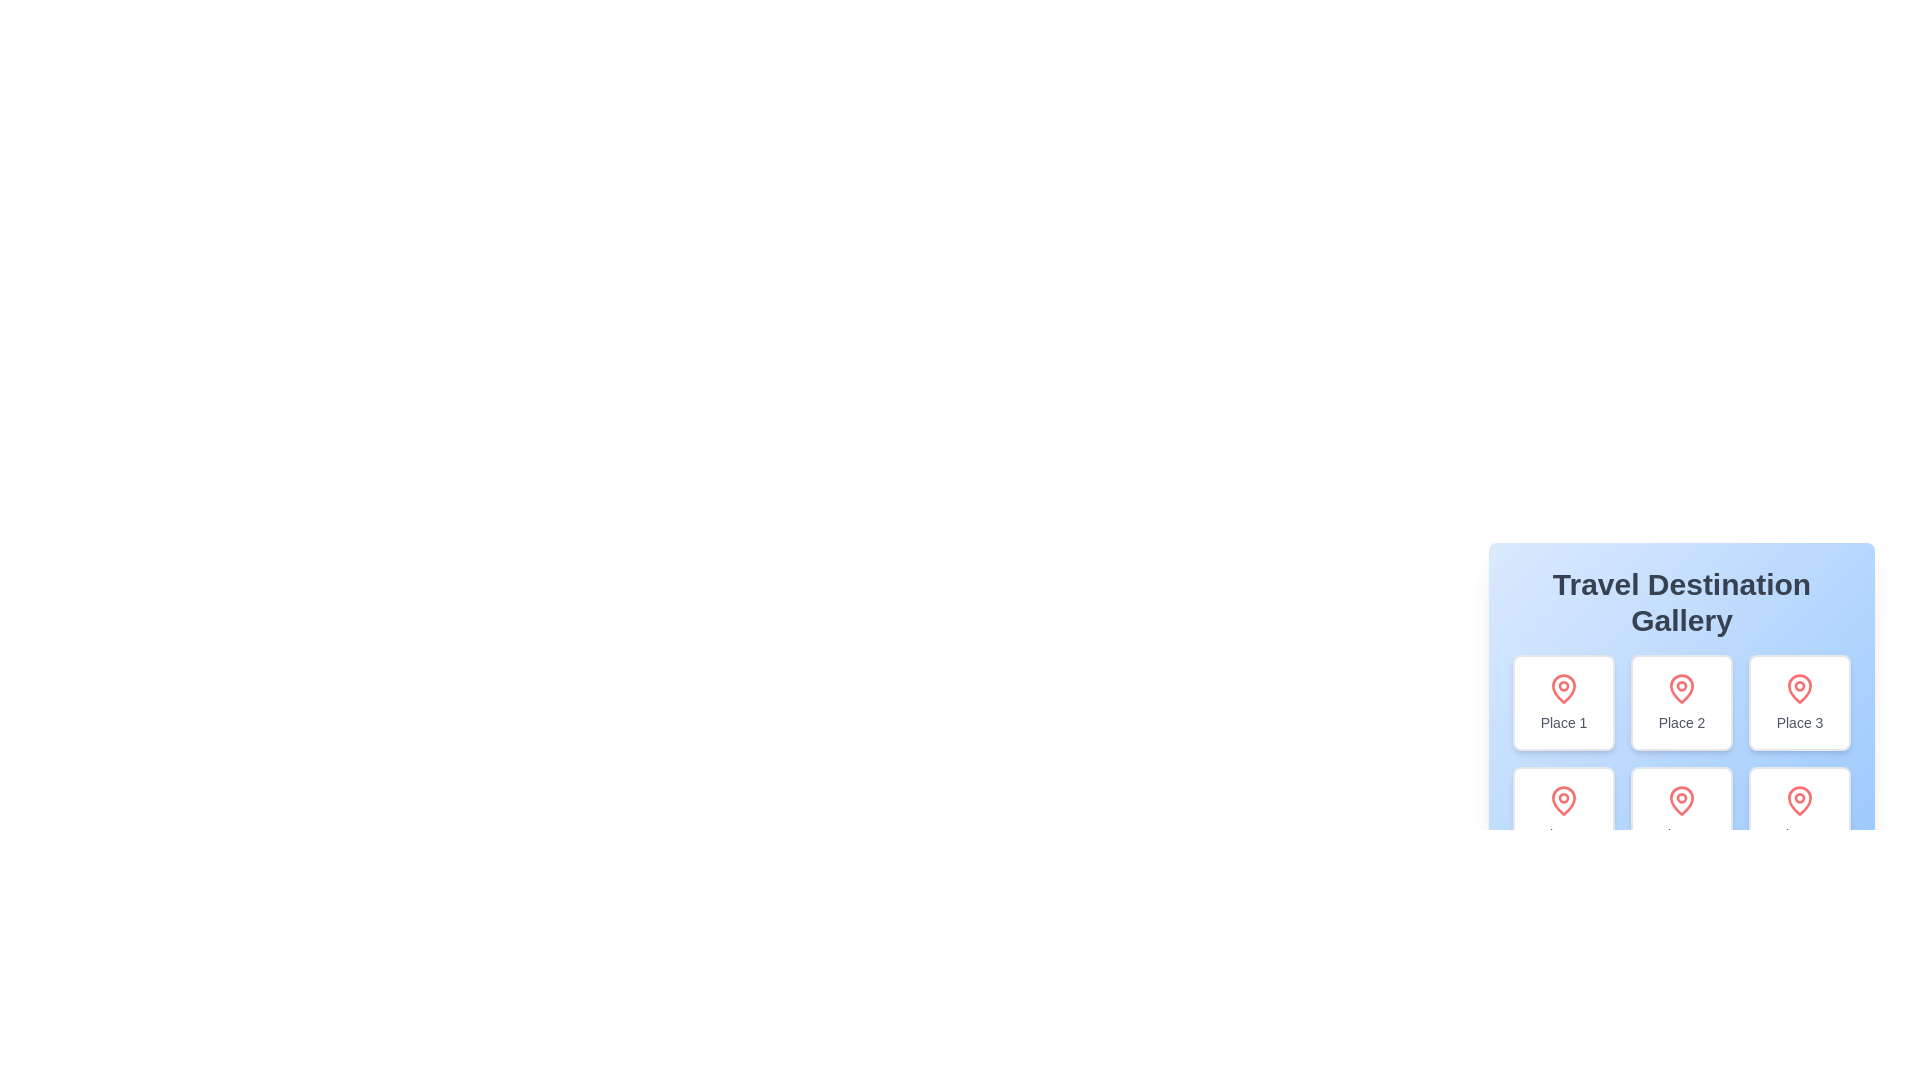  Describe the element at coordinates (1563, 814) in the screenshot. I see `the 'Place 4' navigation card located in the first card of the second row under the 'Travel Destination Gallery'` at that location.